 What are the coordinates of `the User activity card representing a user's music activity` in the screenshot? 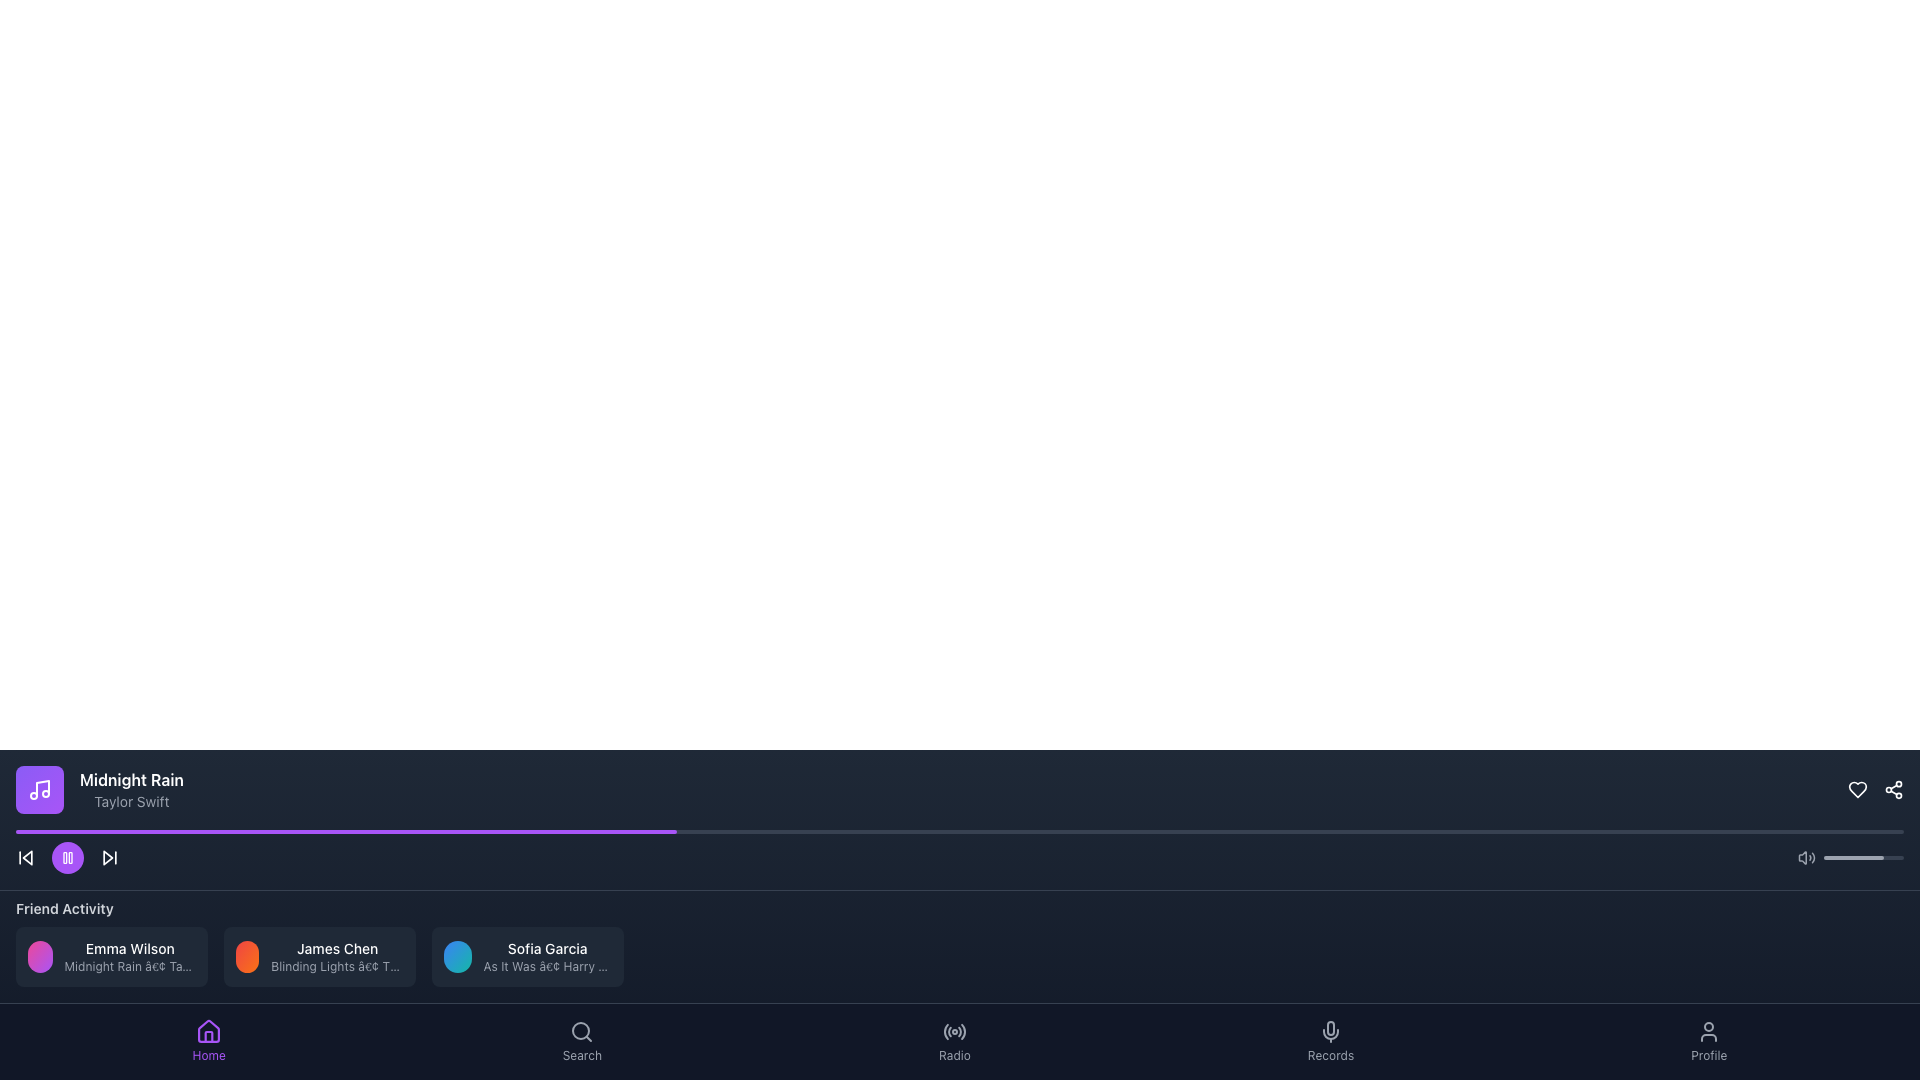 It's located at (110, 955).